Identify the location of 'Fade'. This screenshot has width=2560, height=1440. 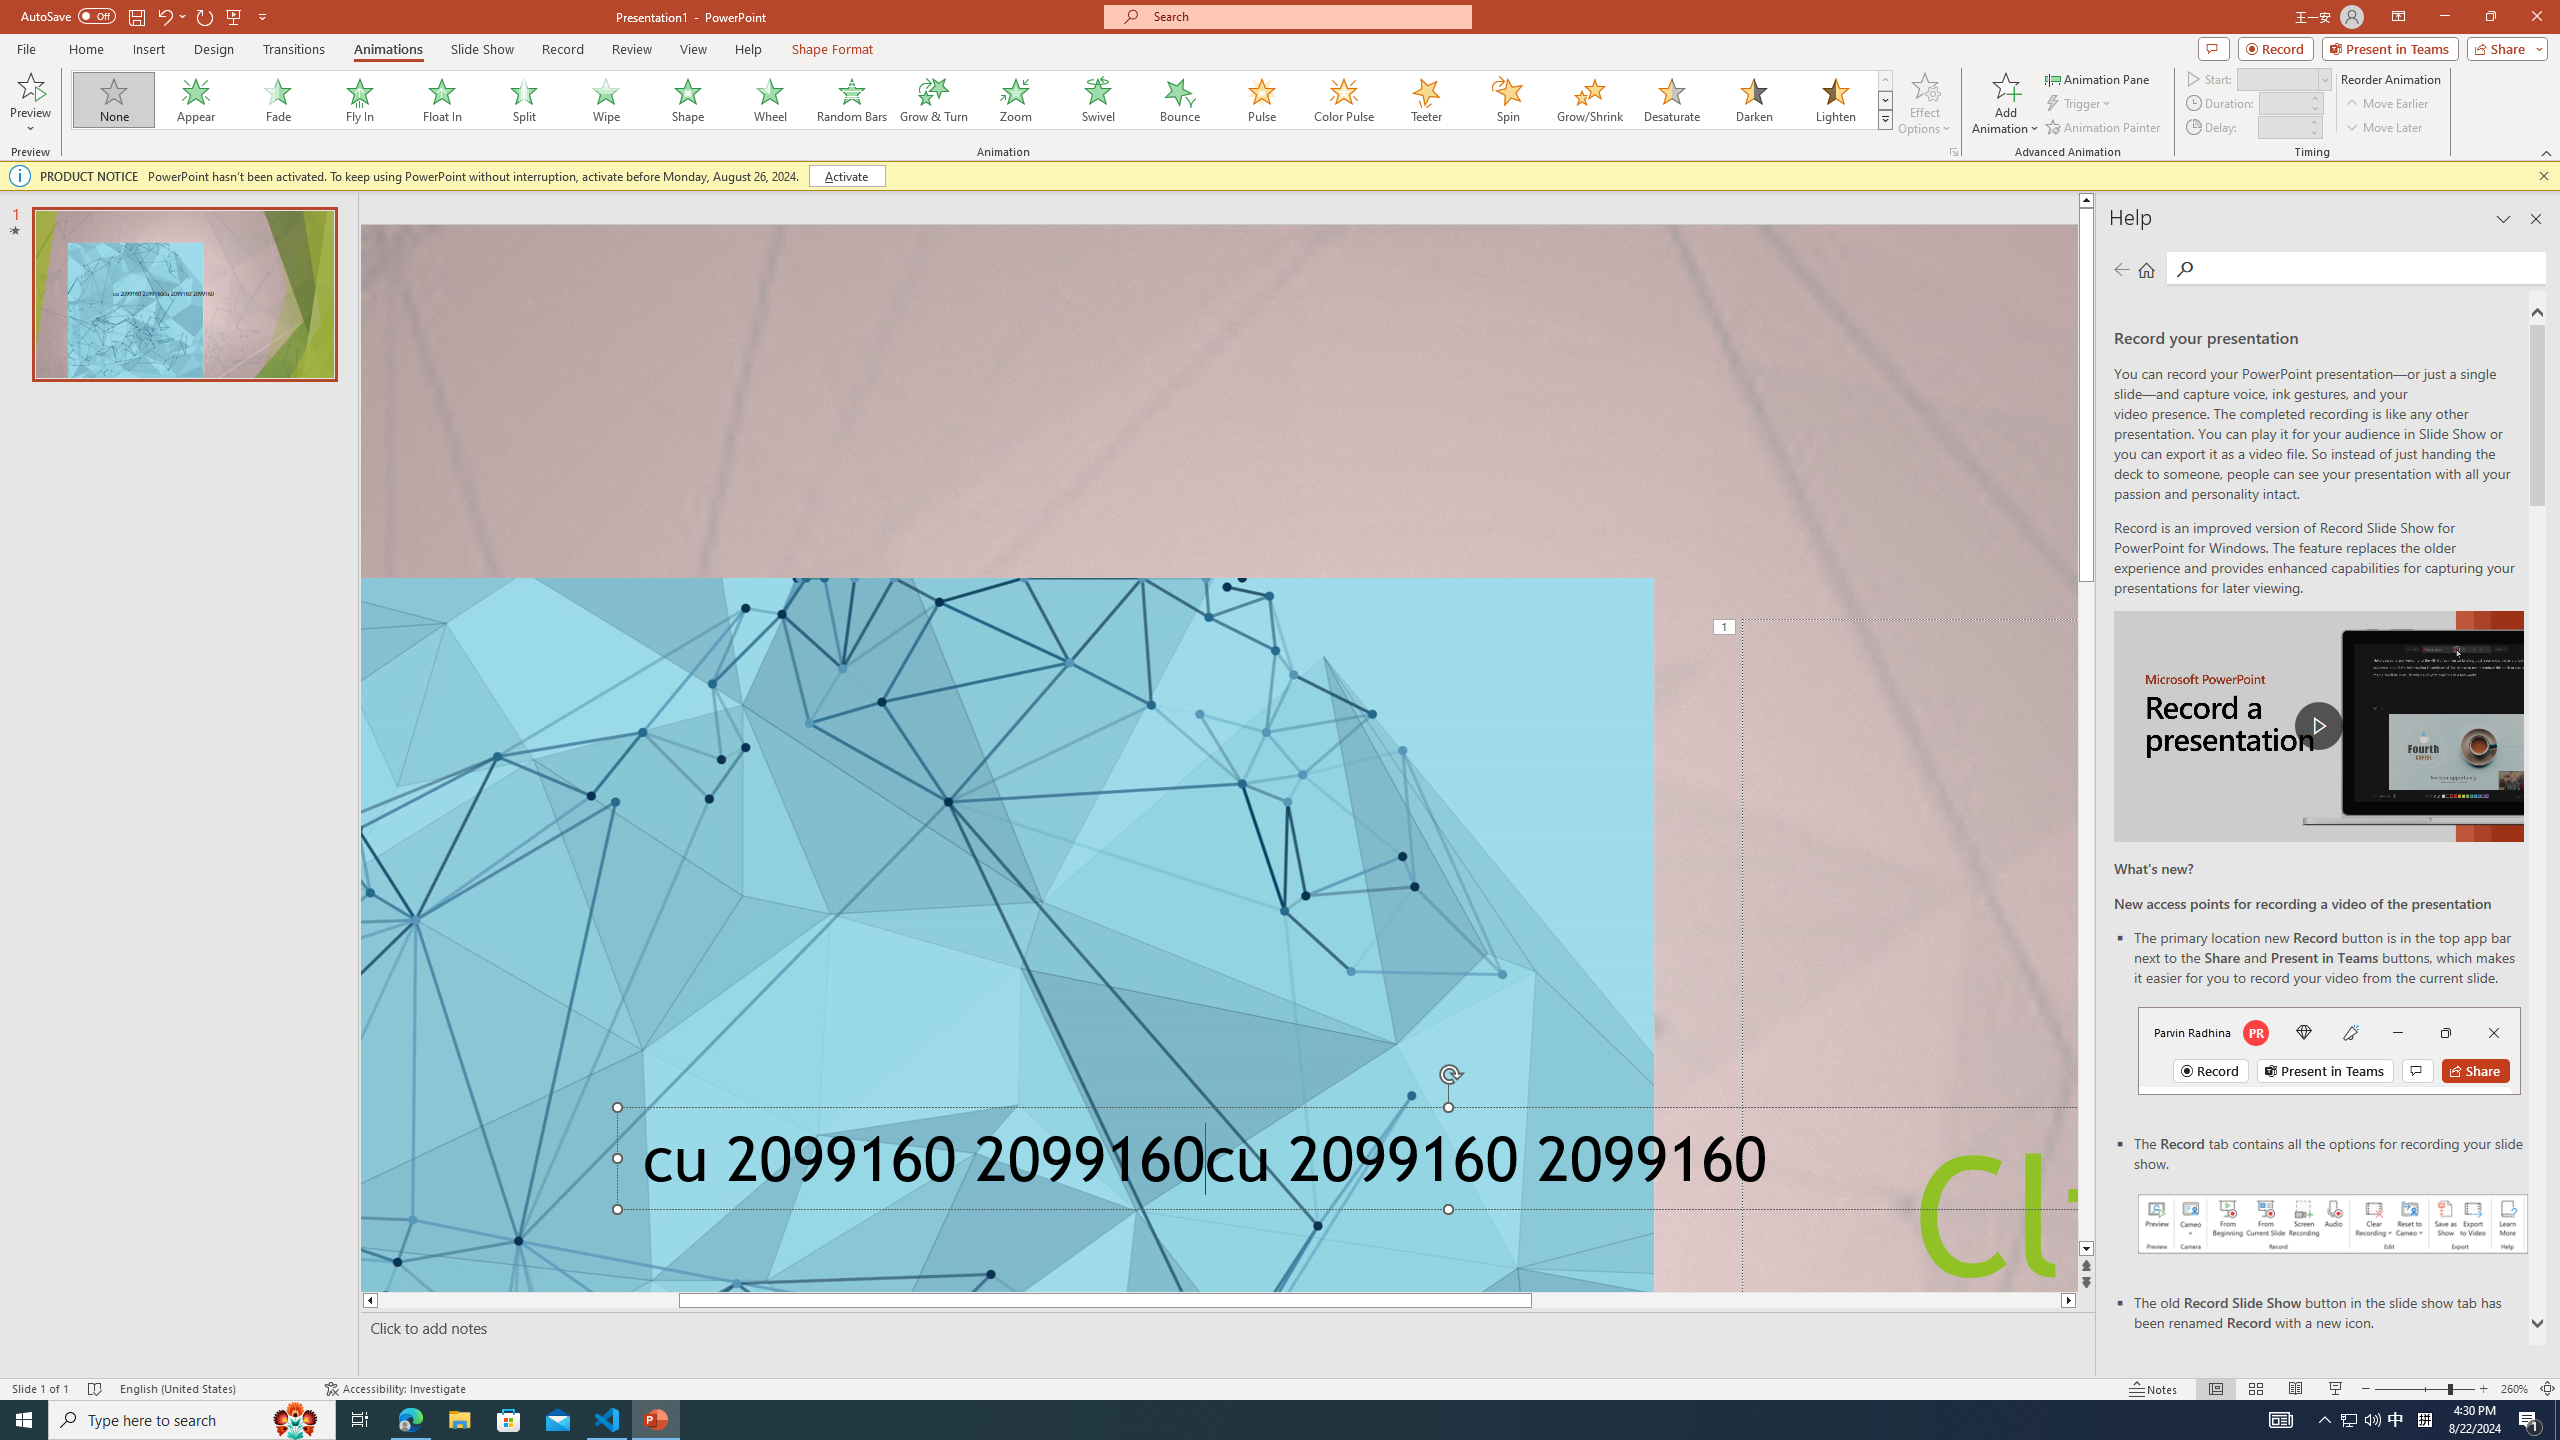
(278, 99).